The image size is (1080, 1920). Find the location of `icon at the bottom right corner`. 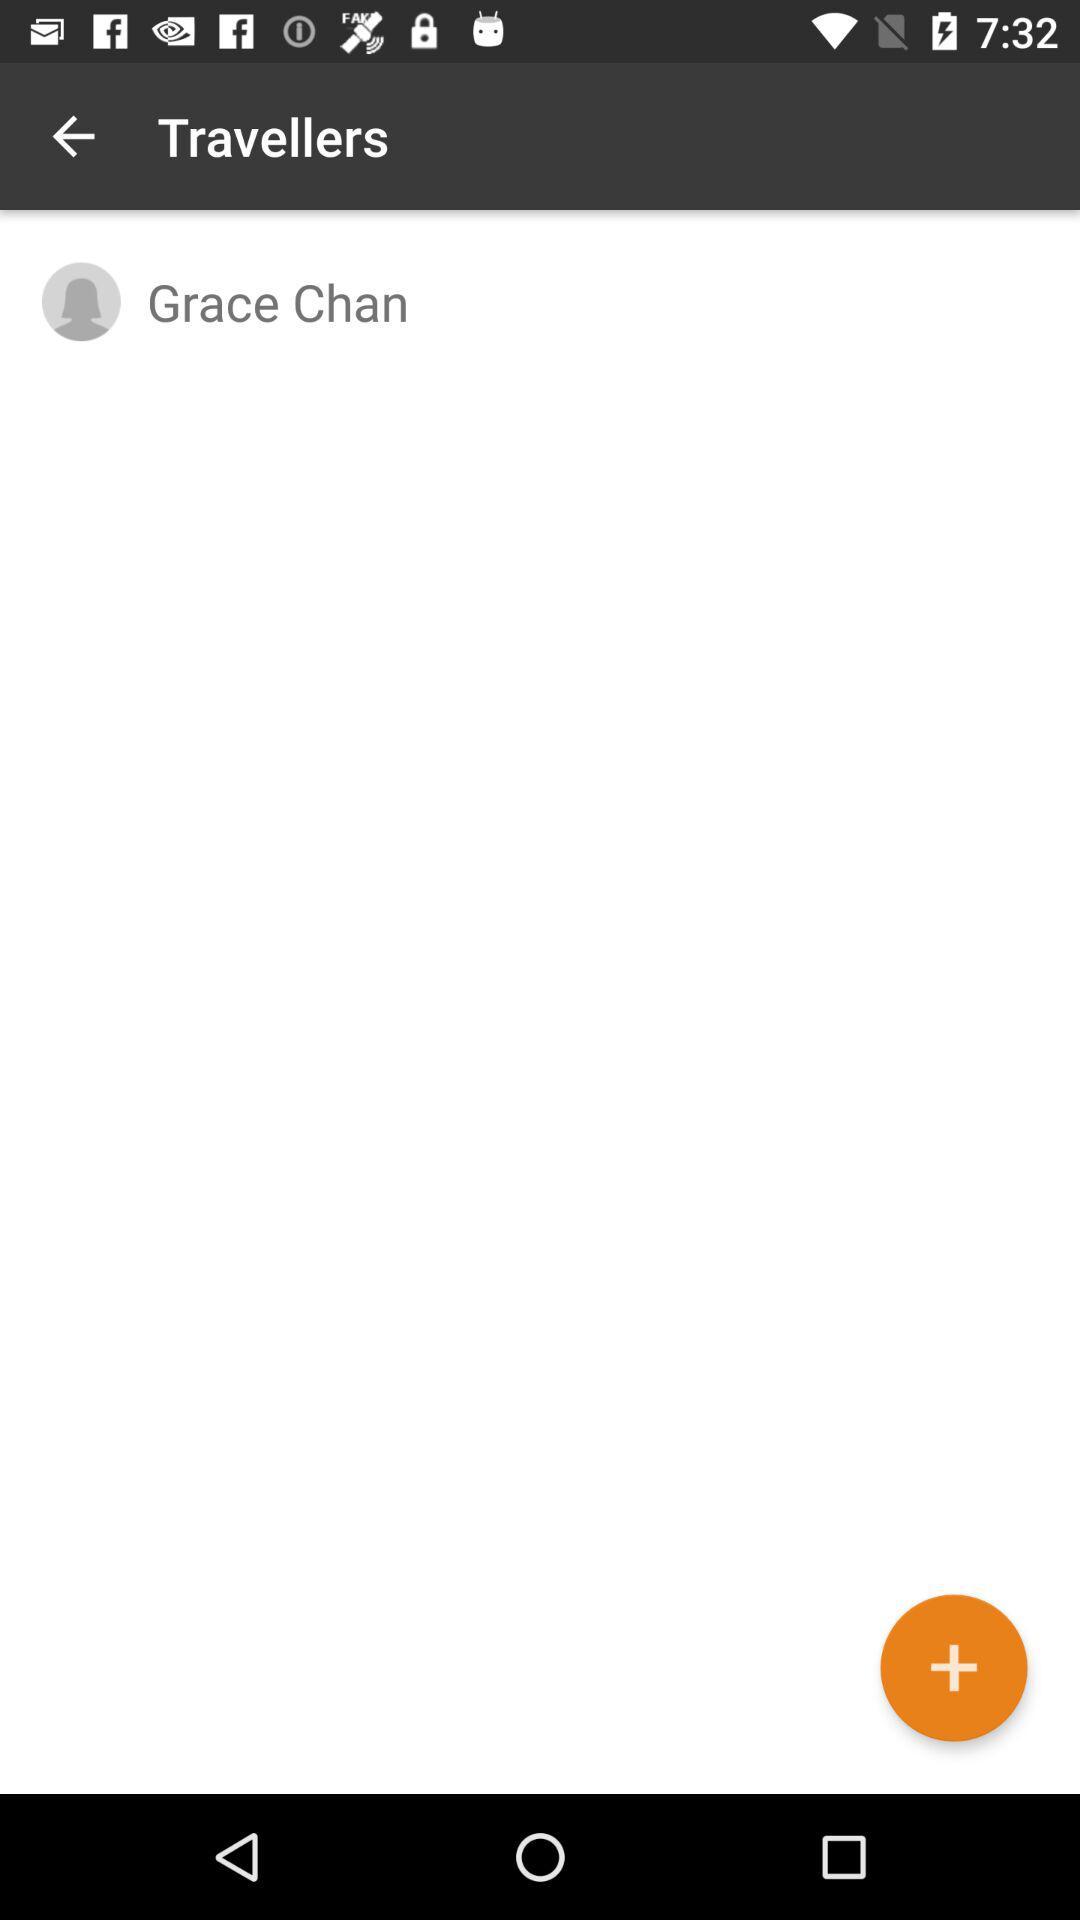

icon at the bottom right corner is located at coordinates (952, 1668).